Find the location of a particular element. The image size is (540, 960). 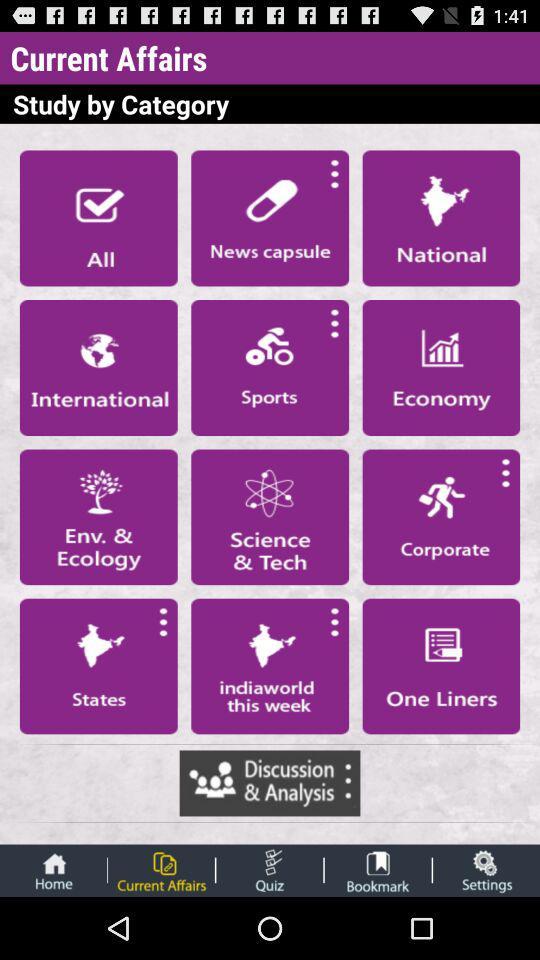

the button above the home button on the web page is located at coordinates (97, 666).